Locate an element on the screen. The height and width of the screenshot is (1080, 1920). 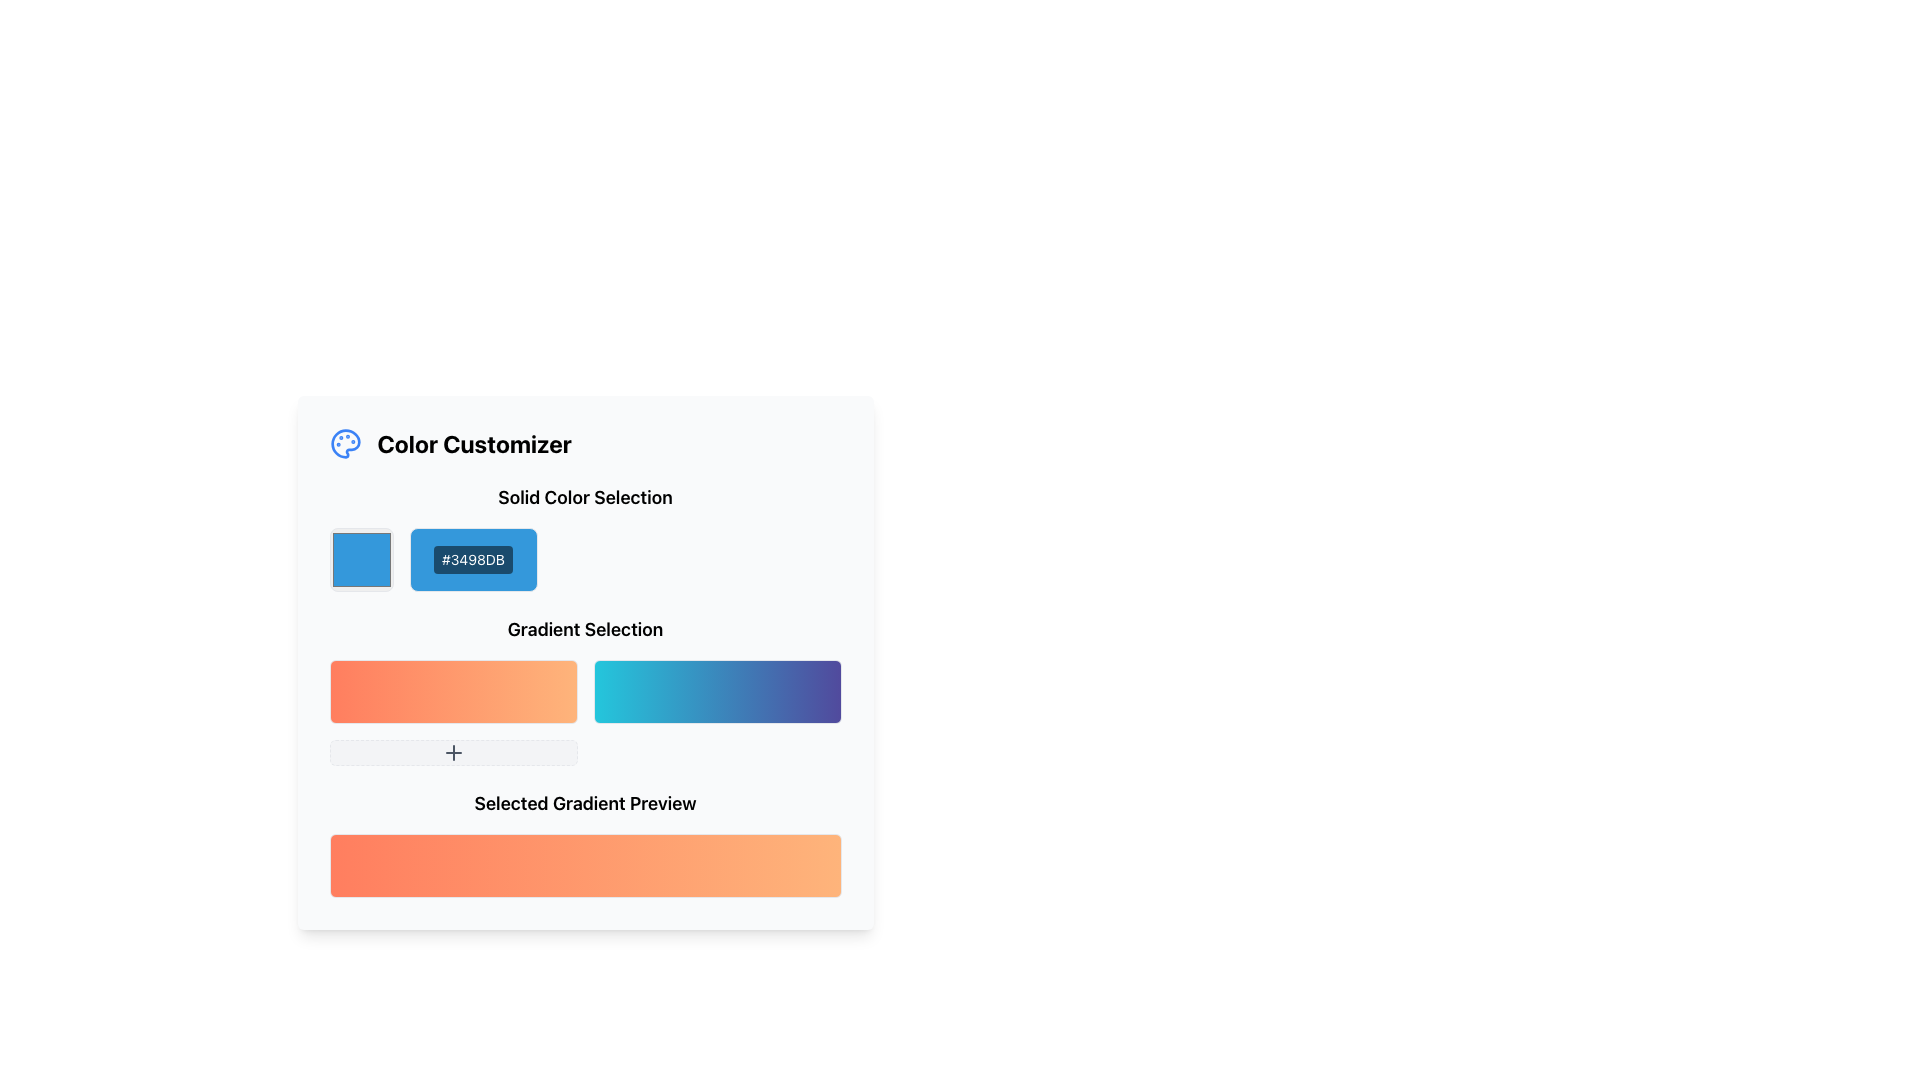
the third button in the 'Gradient Selection' section which has a light gray background, dashed borders, and a dark gray 'plus' icon to trigger the focus effect is located at coordinates (452, 752).